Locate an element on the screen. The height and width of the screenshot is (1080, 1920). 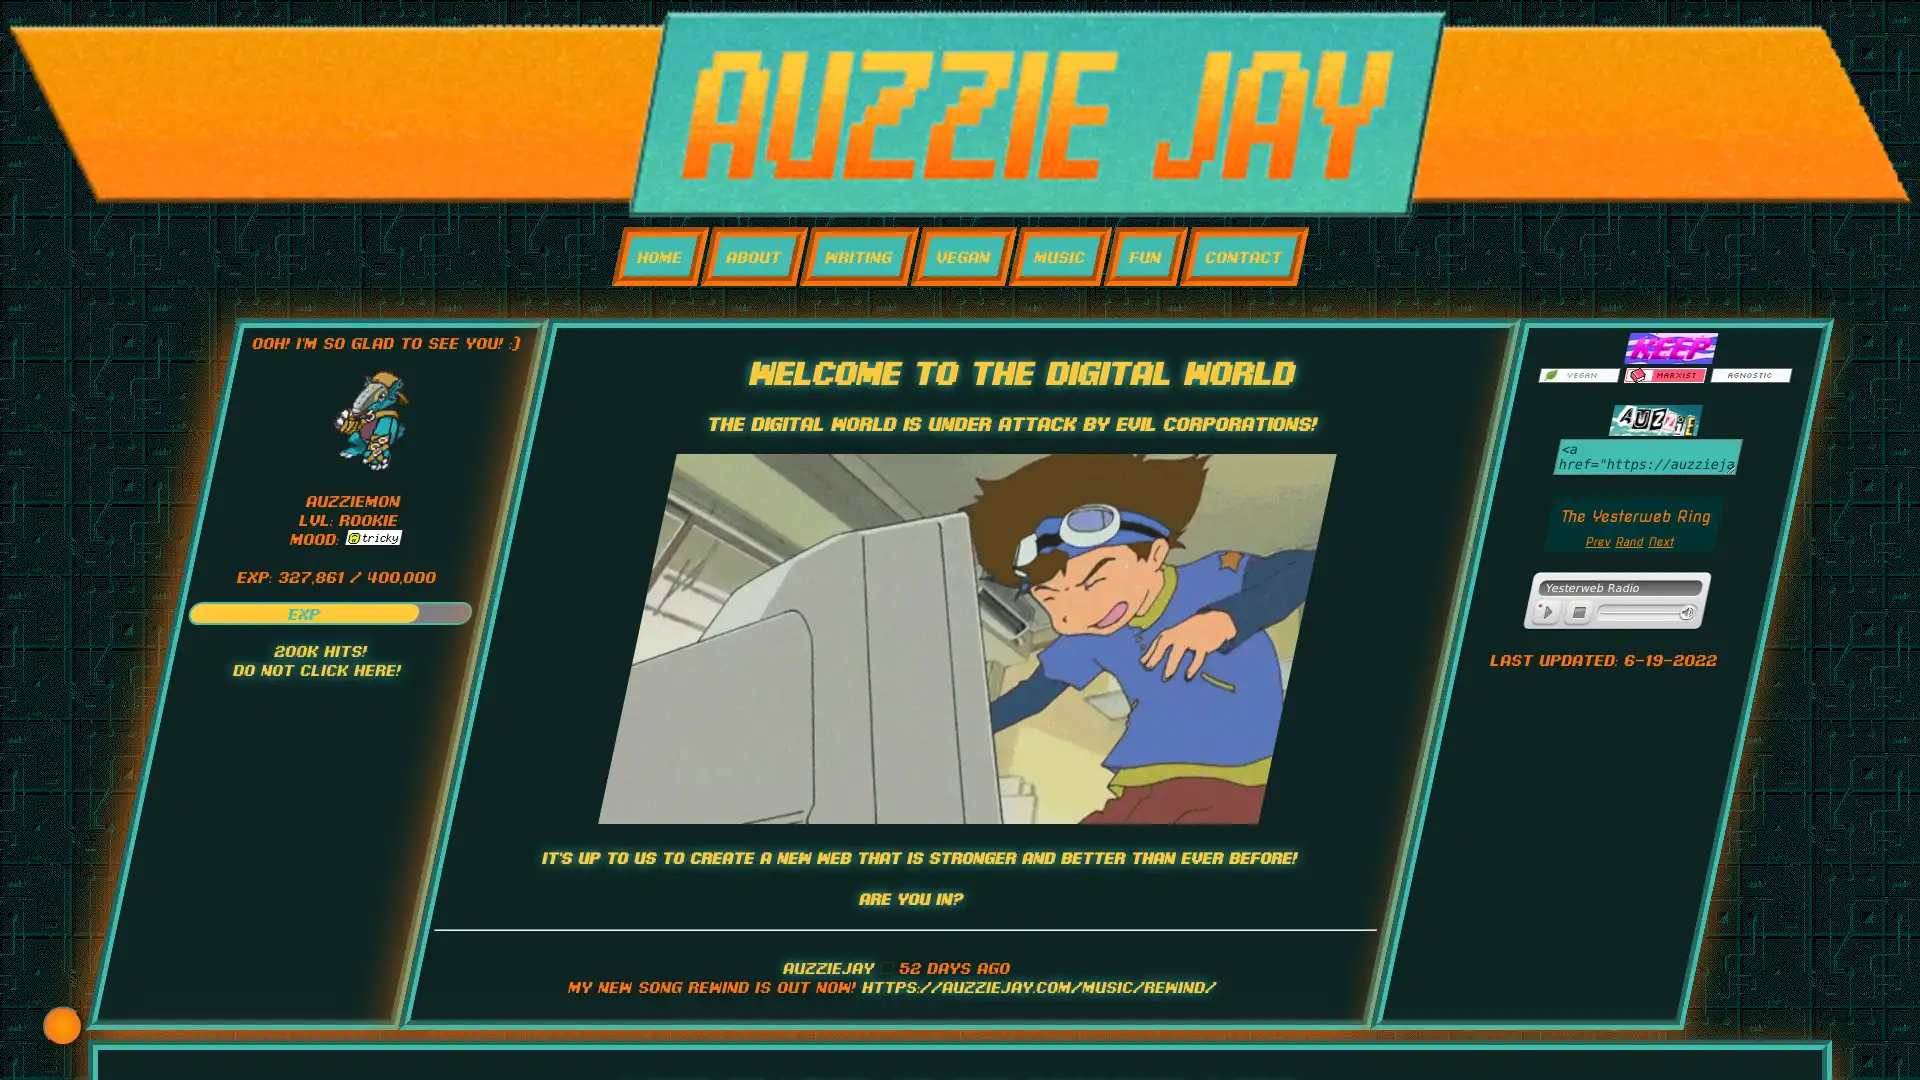
ABOUT is located at coordinates (752, 255).